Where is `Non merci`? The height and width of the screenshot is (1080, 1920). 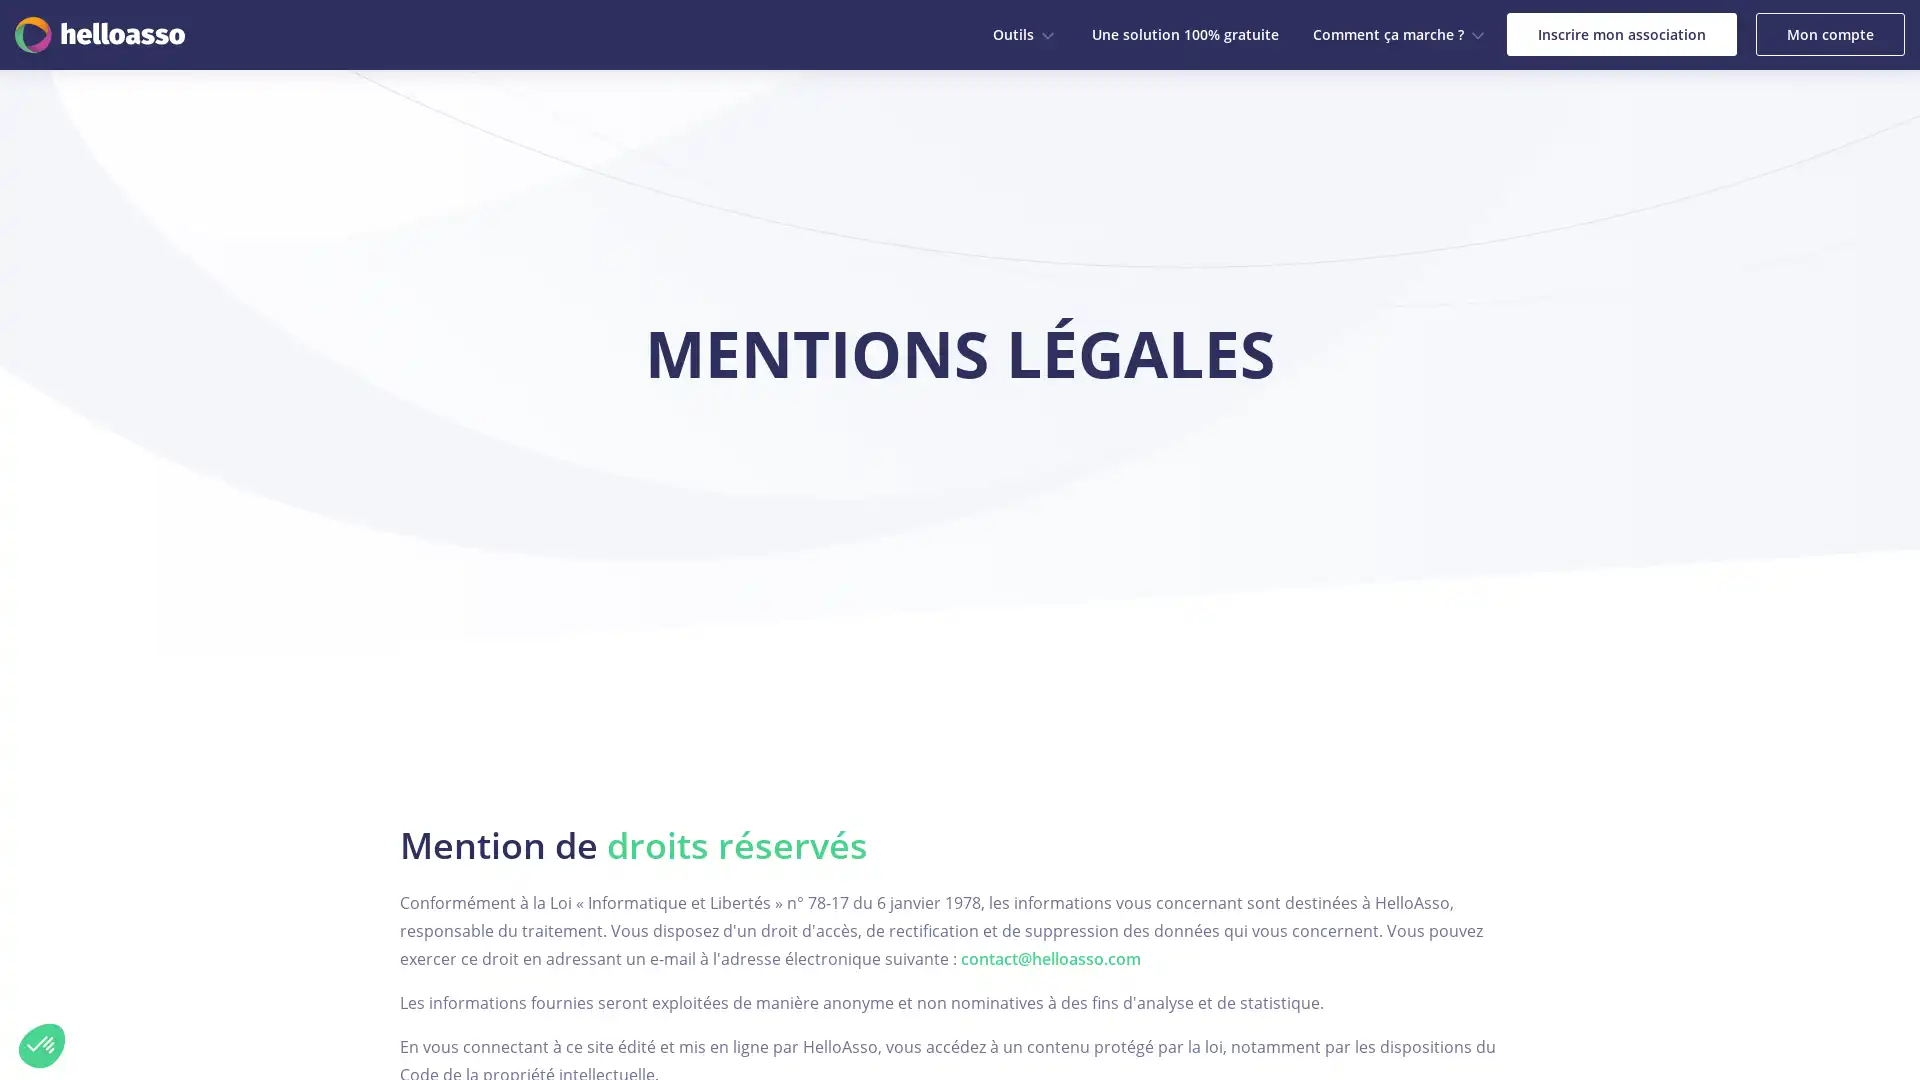
Non merci is located at coordinates (89, 978).